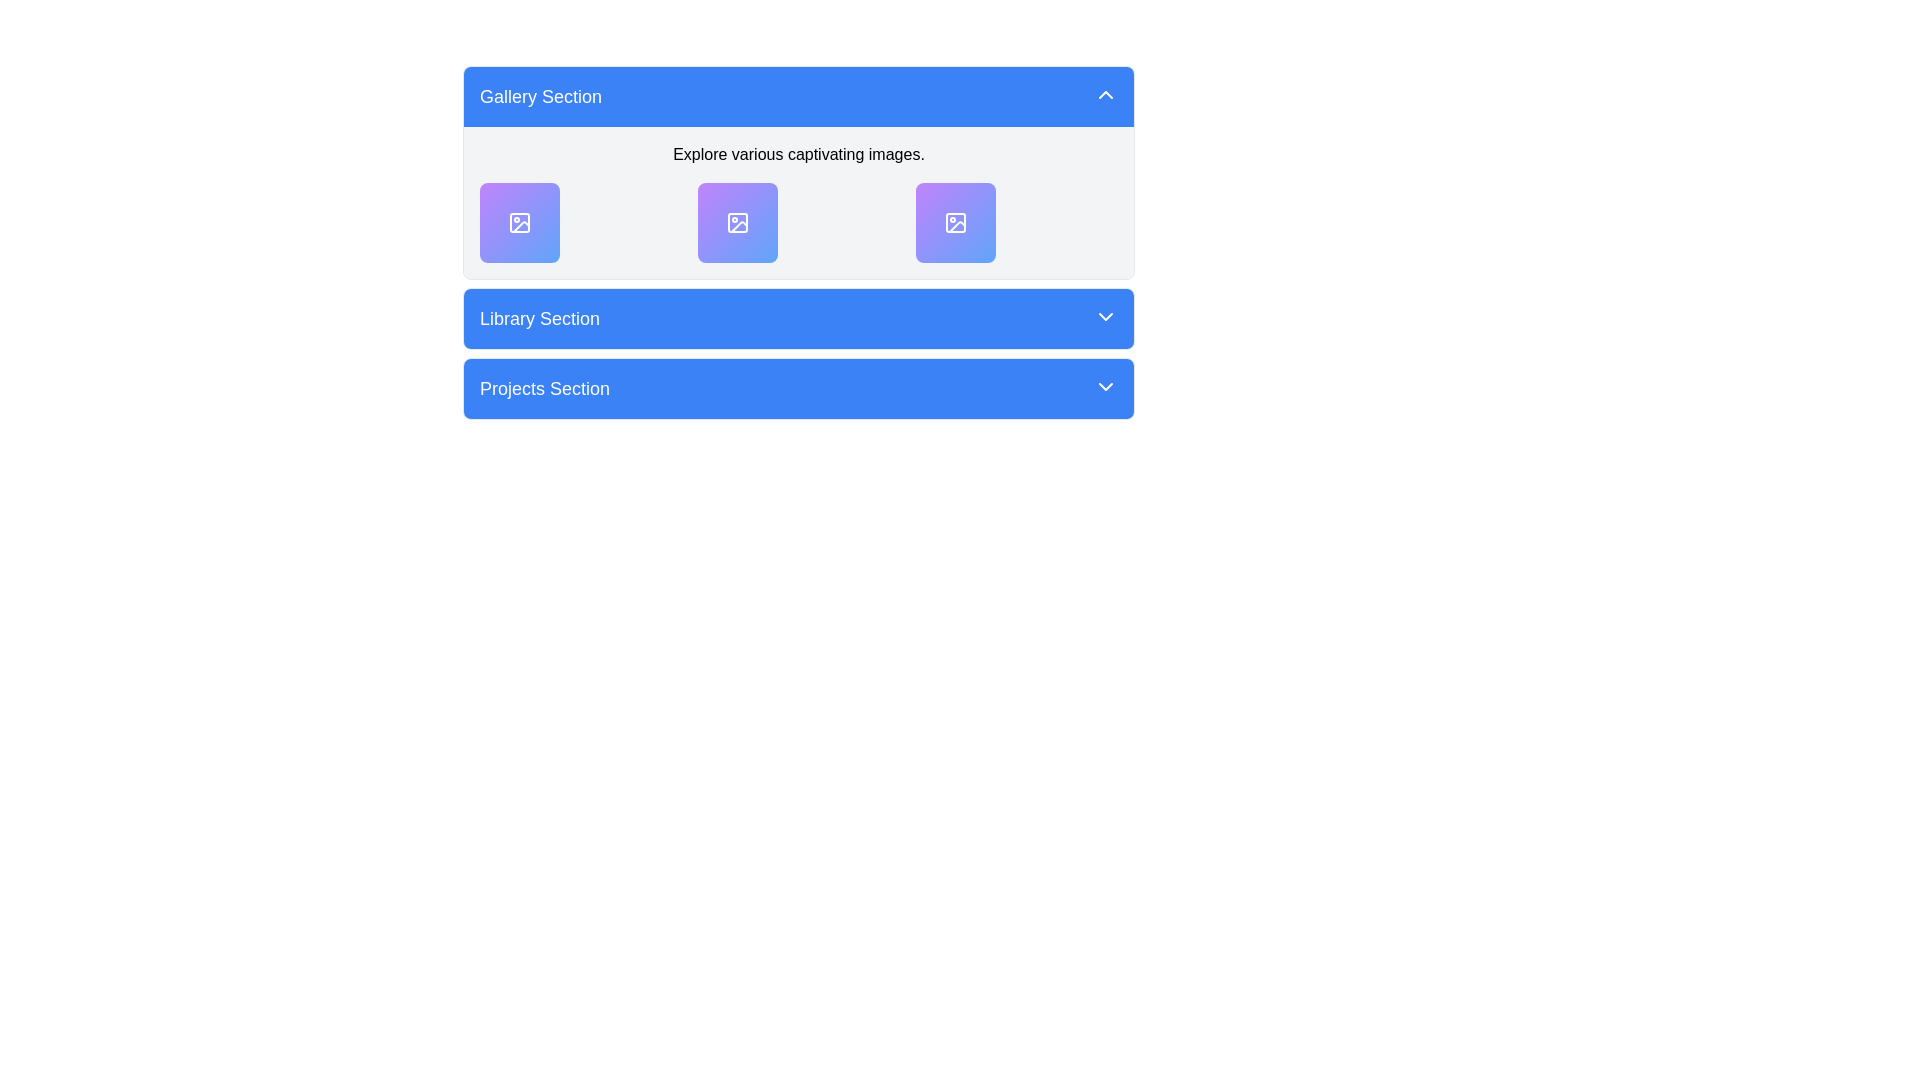  Describe the element at coordinates (737, 223) in the screenshot. I see `the middle icon` at that location.